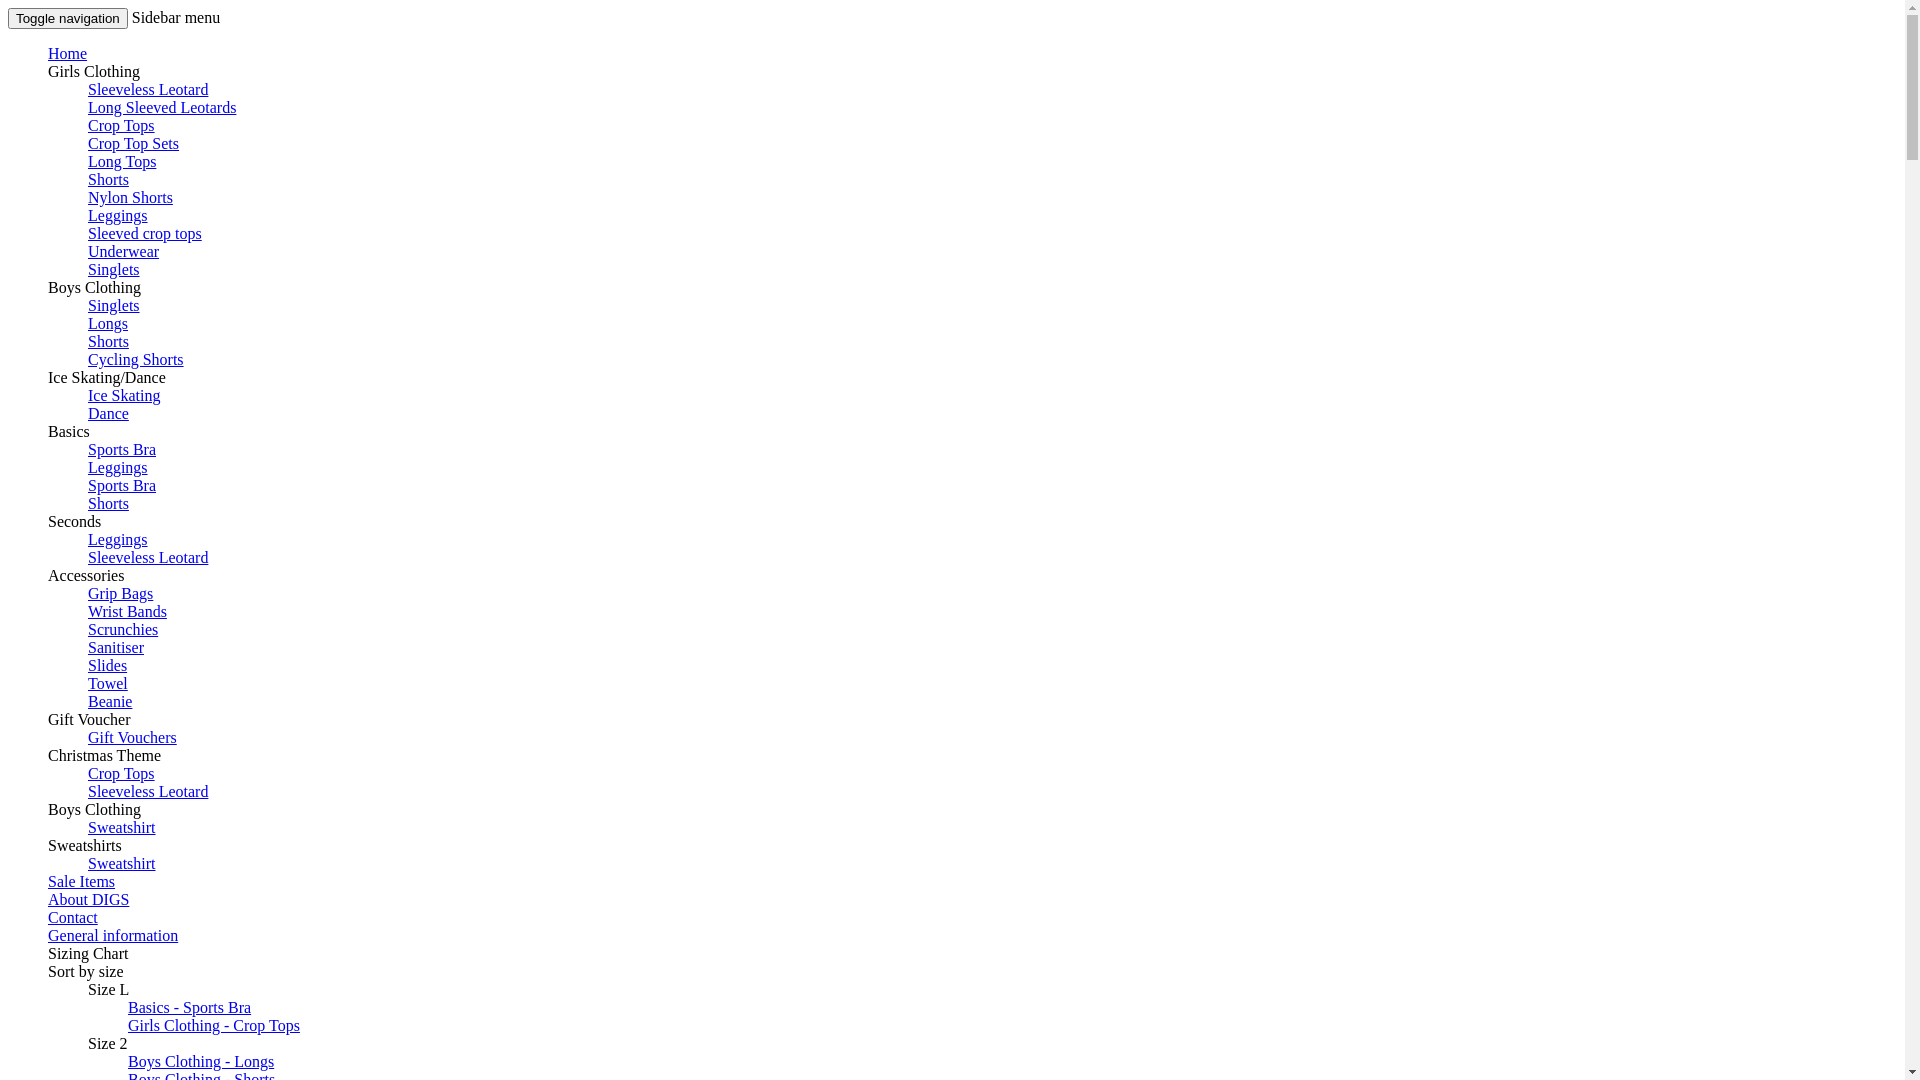 The image size is (1920, 1080). Describe the element at coordinates (107, 988) in the screenshot. I see `'Size L'` at that location.